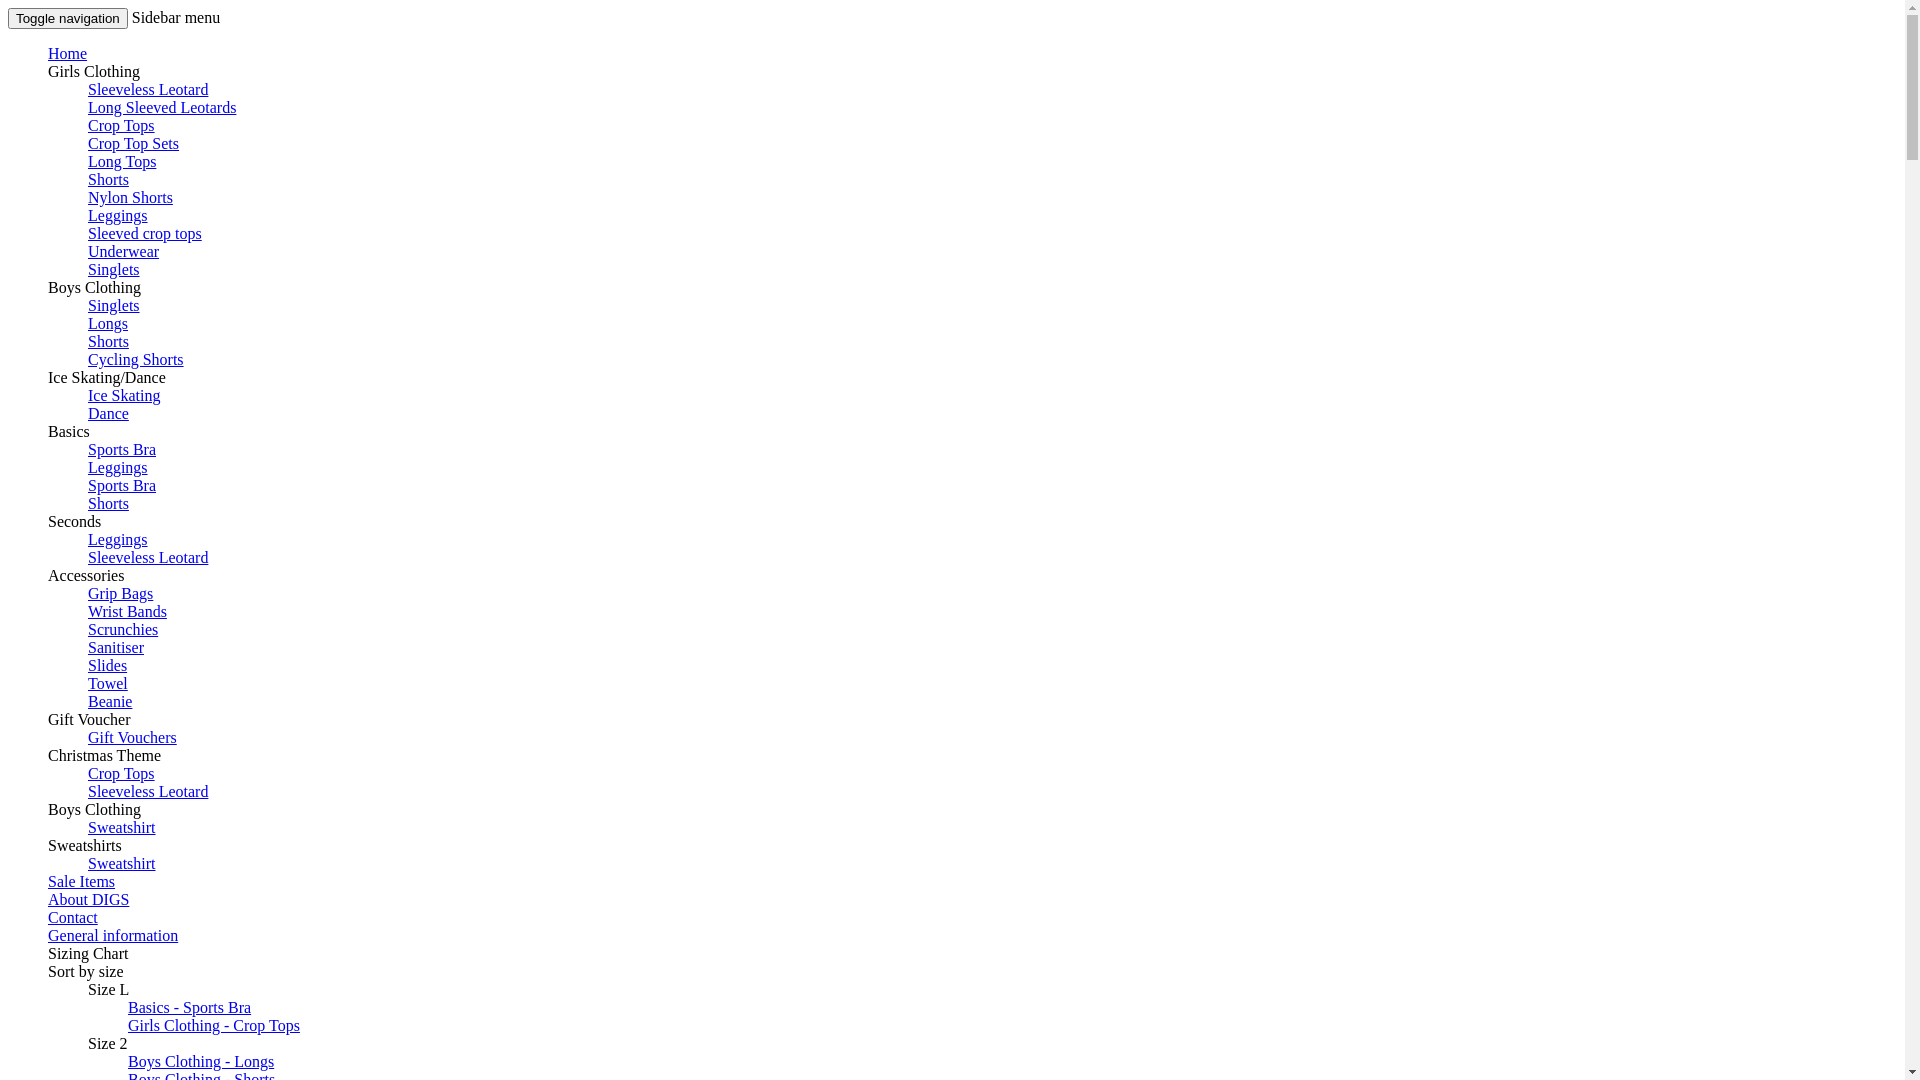 The image size is (1920, 1080). Describe the element at coordinates (107, 988) in the screenshot. I see `'Size L'` at that location.